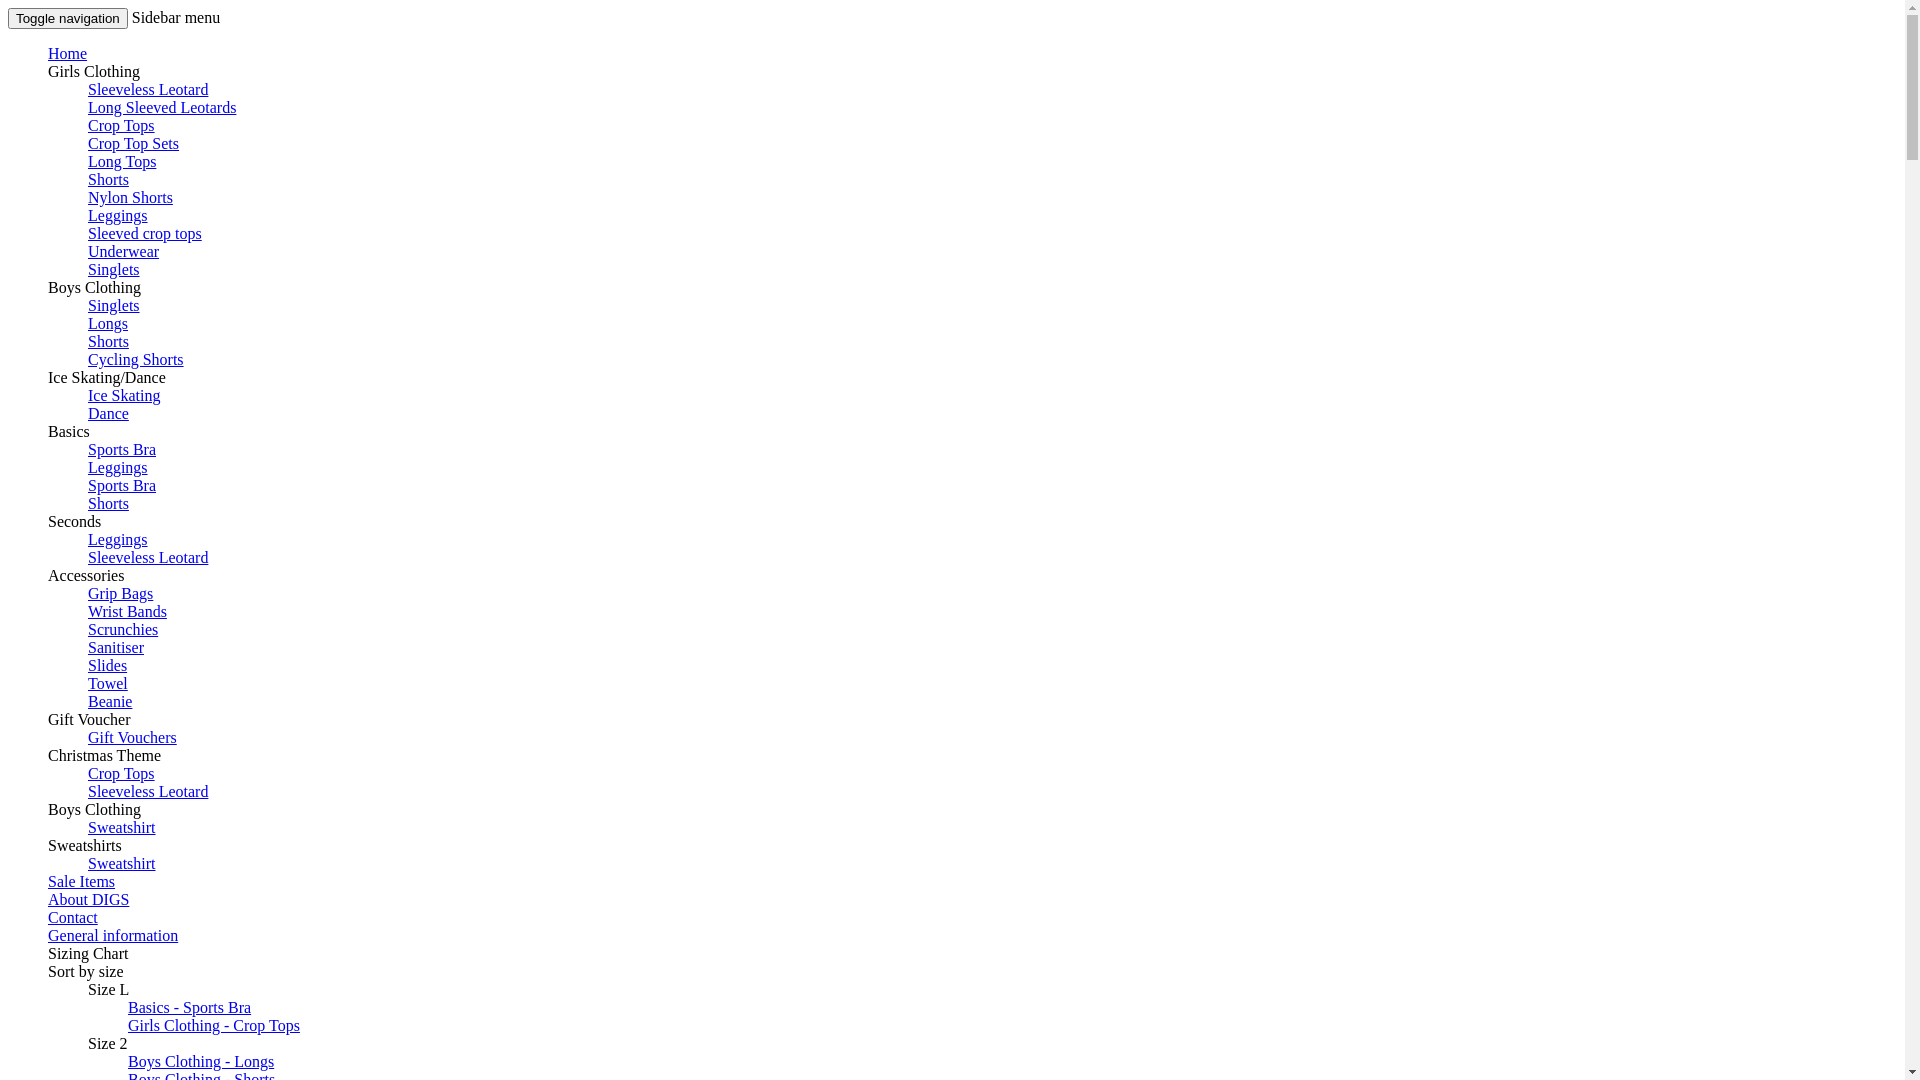 The image size is (1920, 1080). Describe the element at coordinates (107, 988) in the screenshot. I see `'Size L'` at that location.